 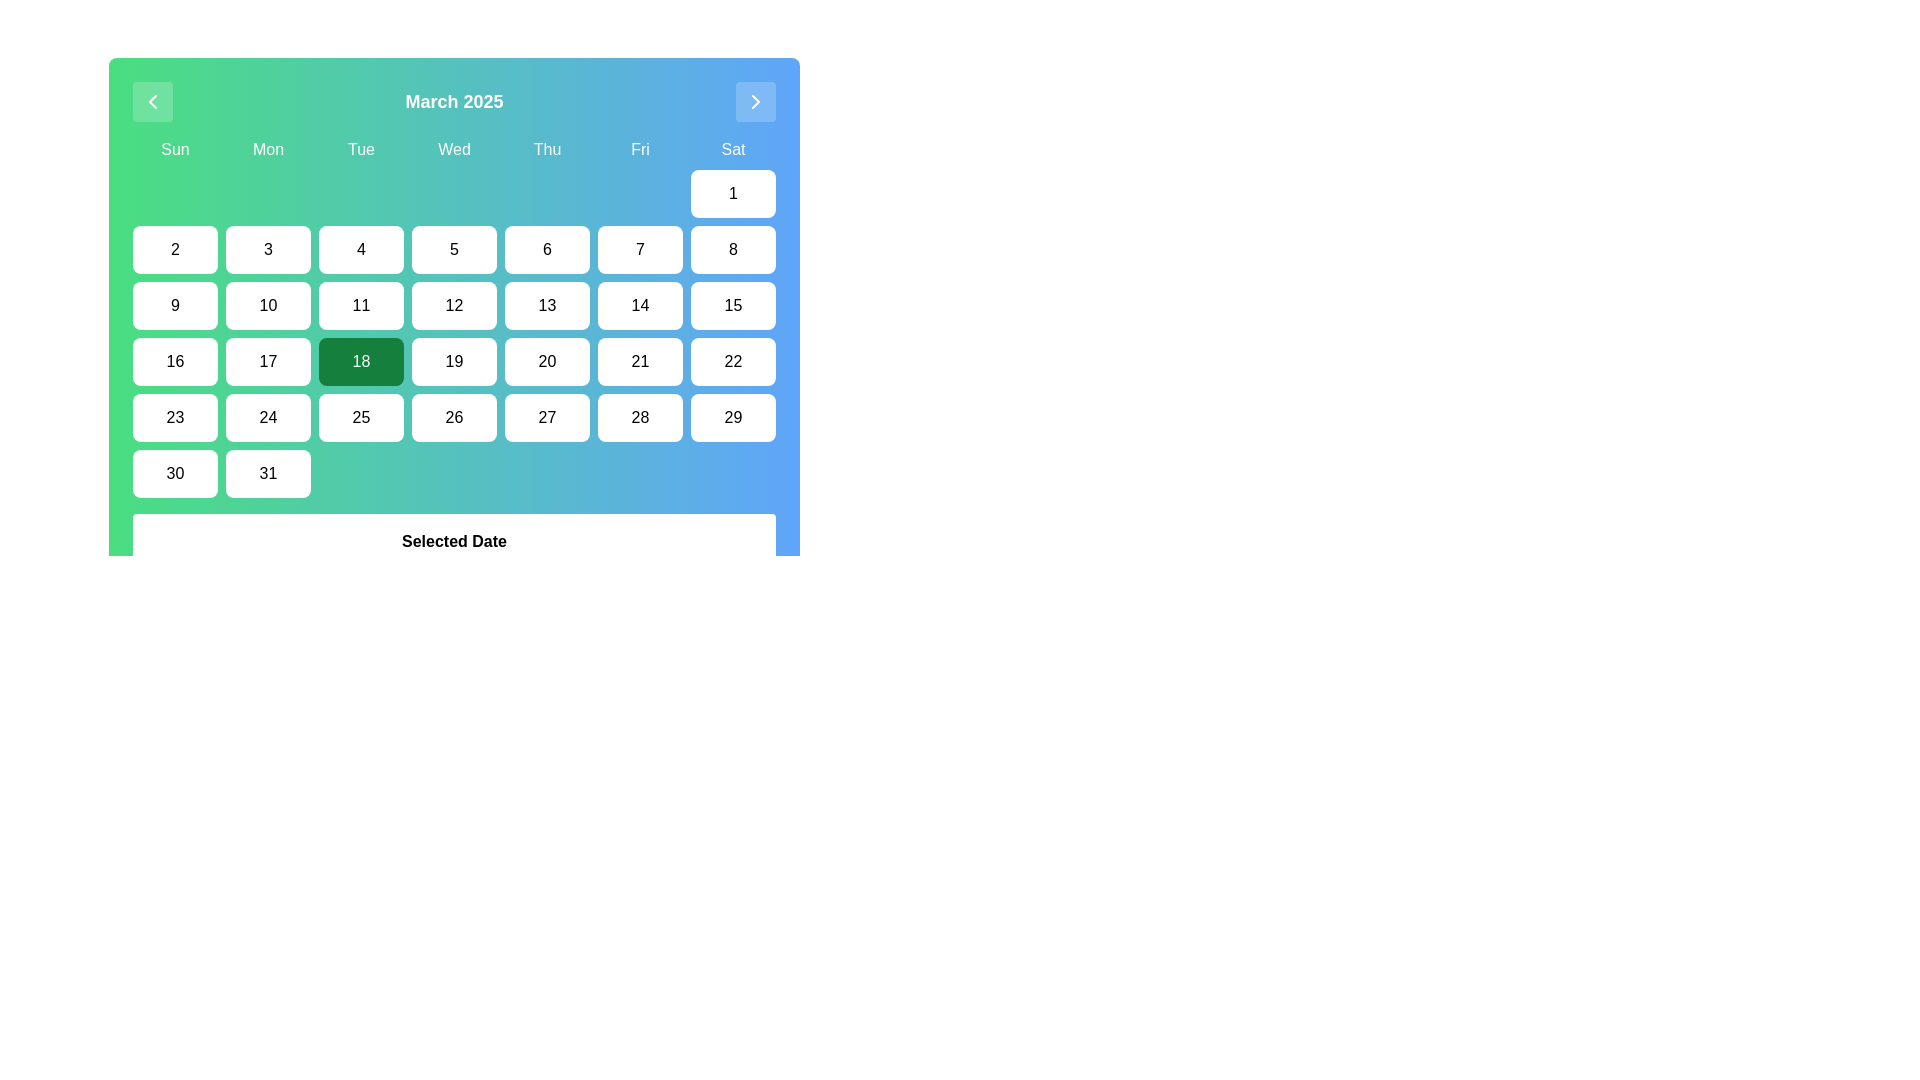 I want to click on the static text label displaying 'Thu', which is the fifth day title in a row above the calendar grid, so click(x=547, y=149).